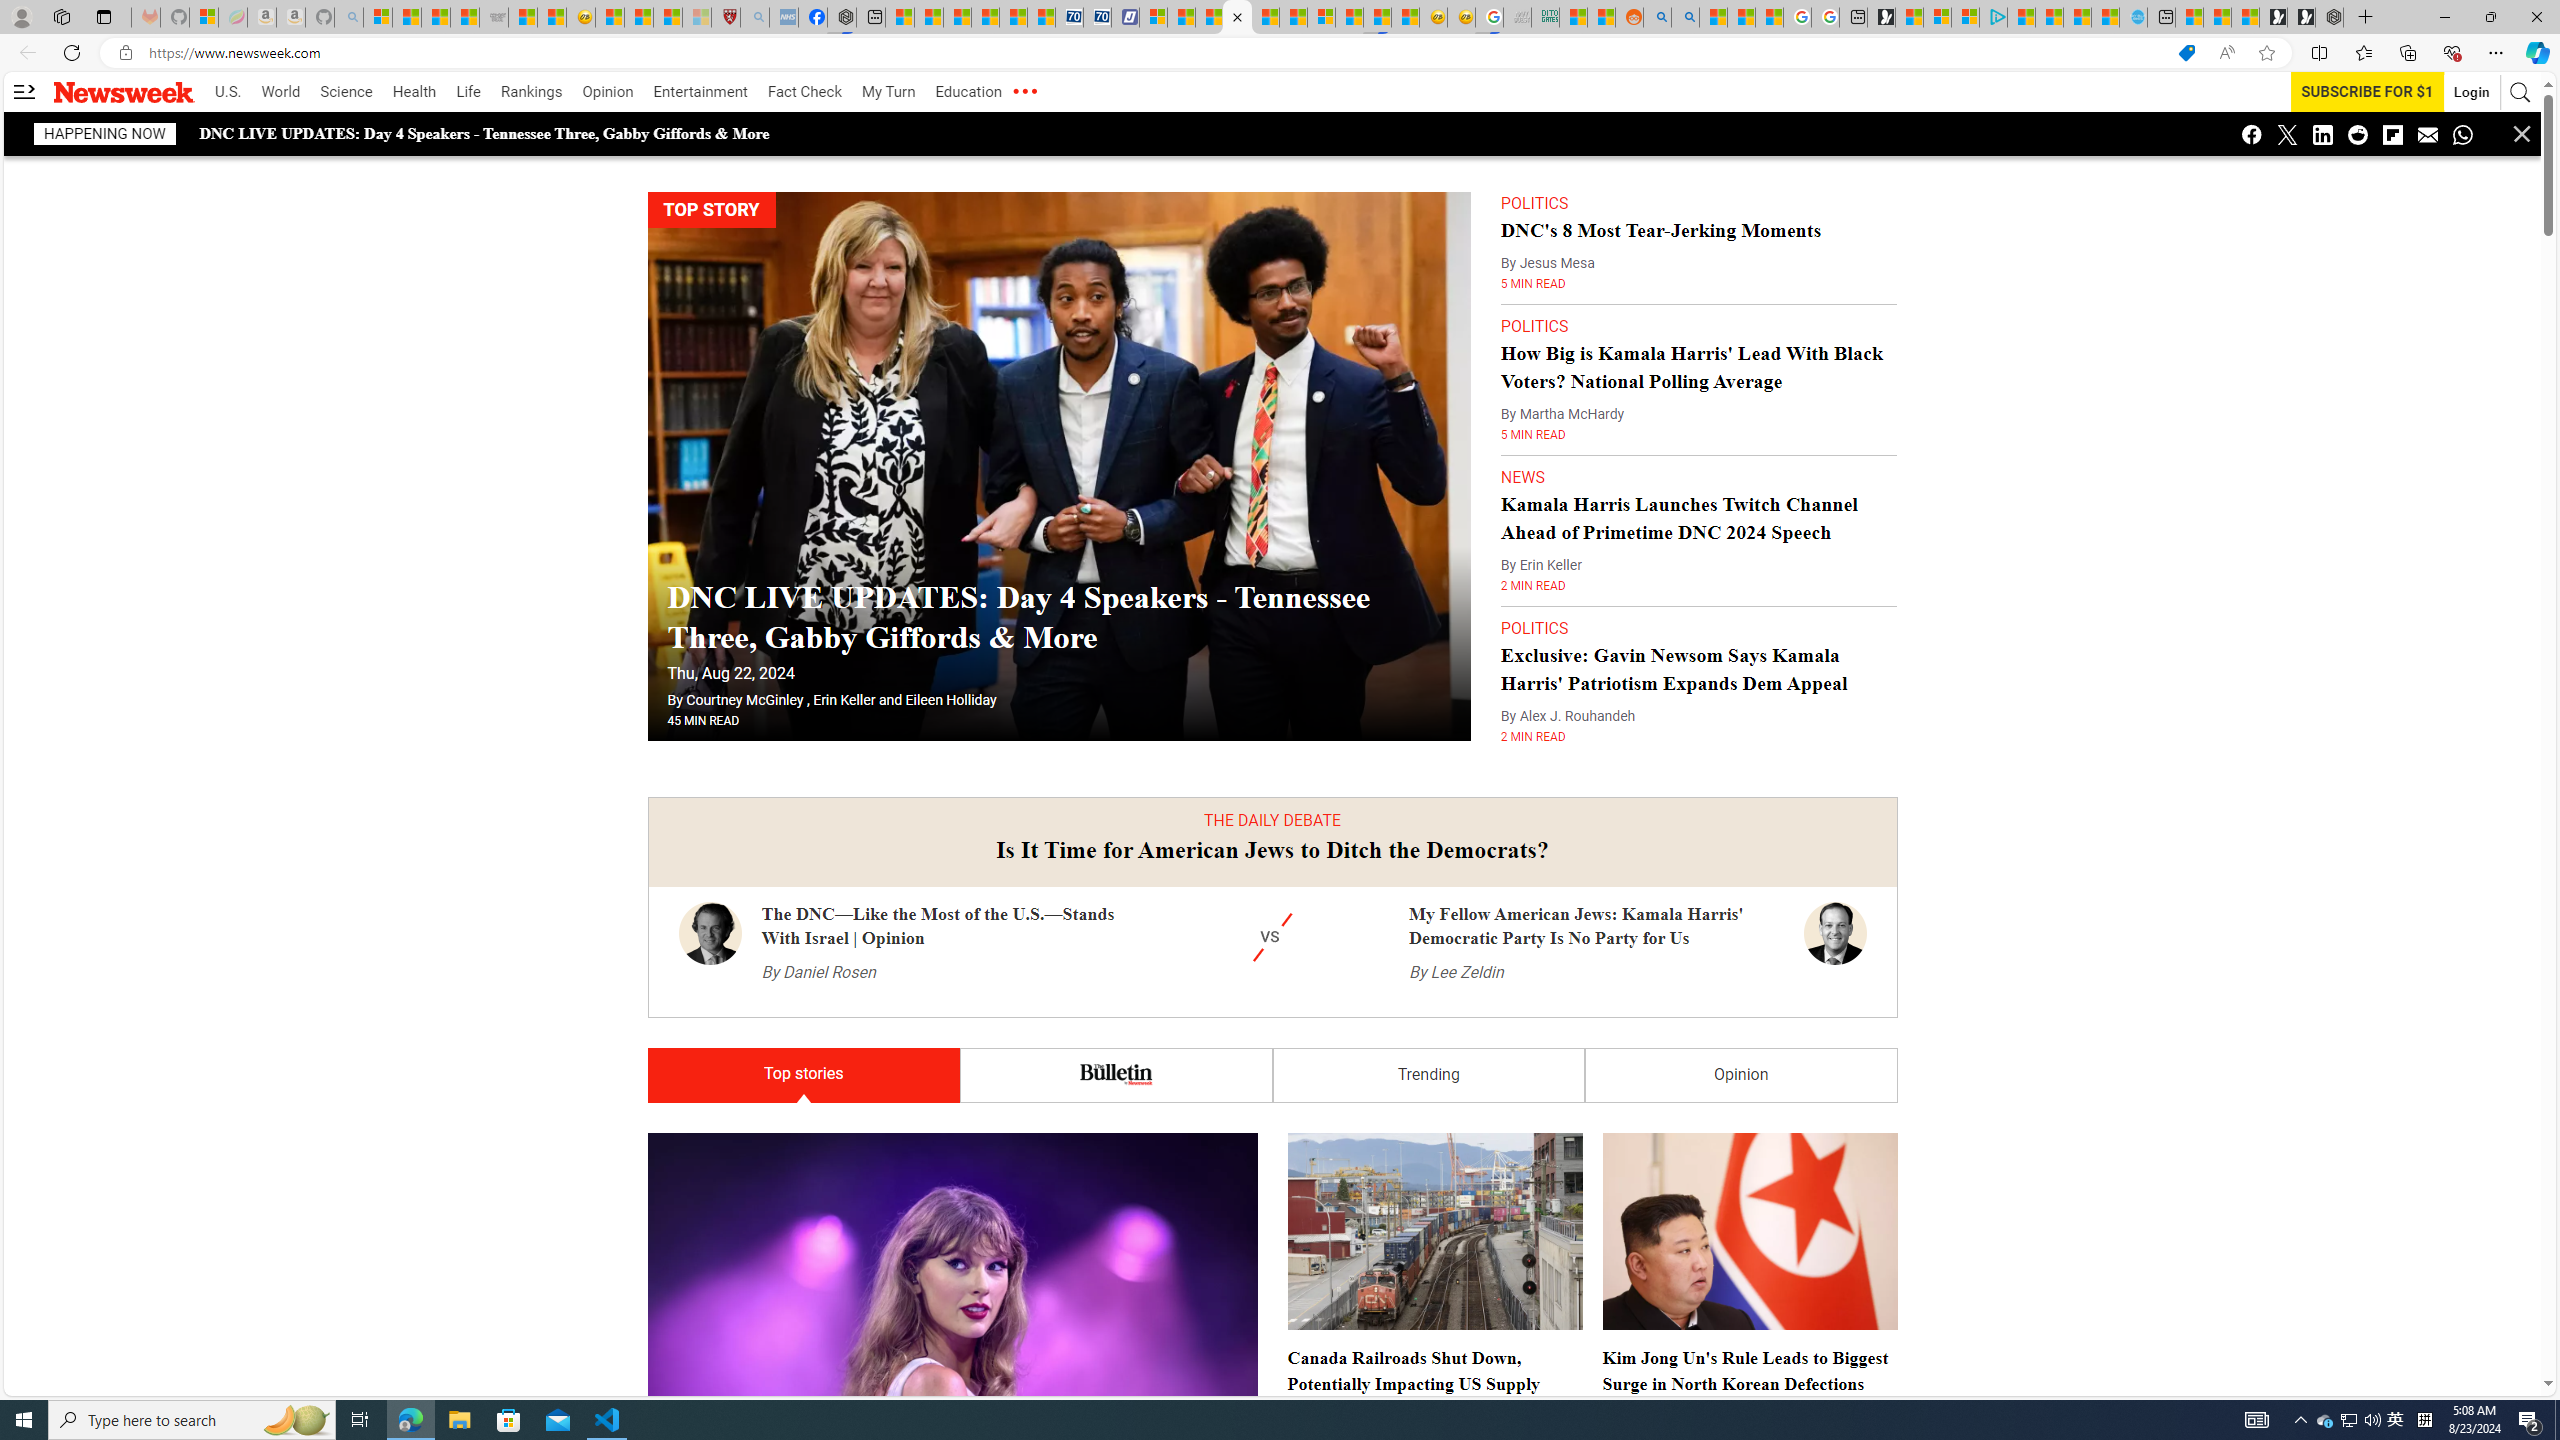 The image size is (2560, 1440). What do you see at coordinates (1236, 16) in the screenshot?
I see `'Newsweek - News, Analysis, Politics, Business, Technology'` at bounding box center [1236, 16].